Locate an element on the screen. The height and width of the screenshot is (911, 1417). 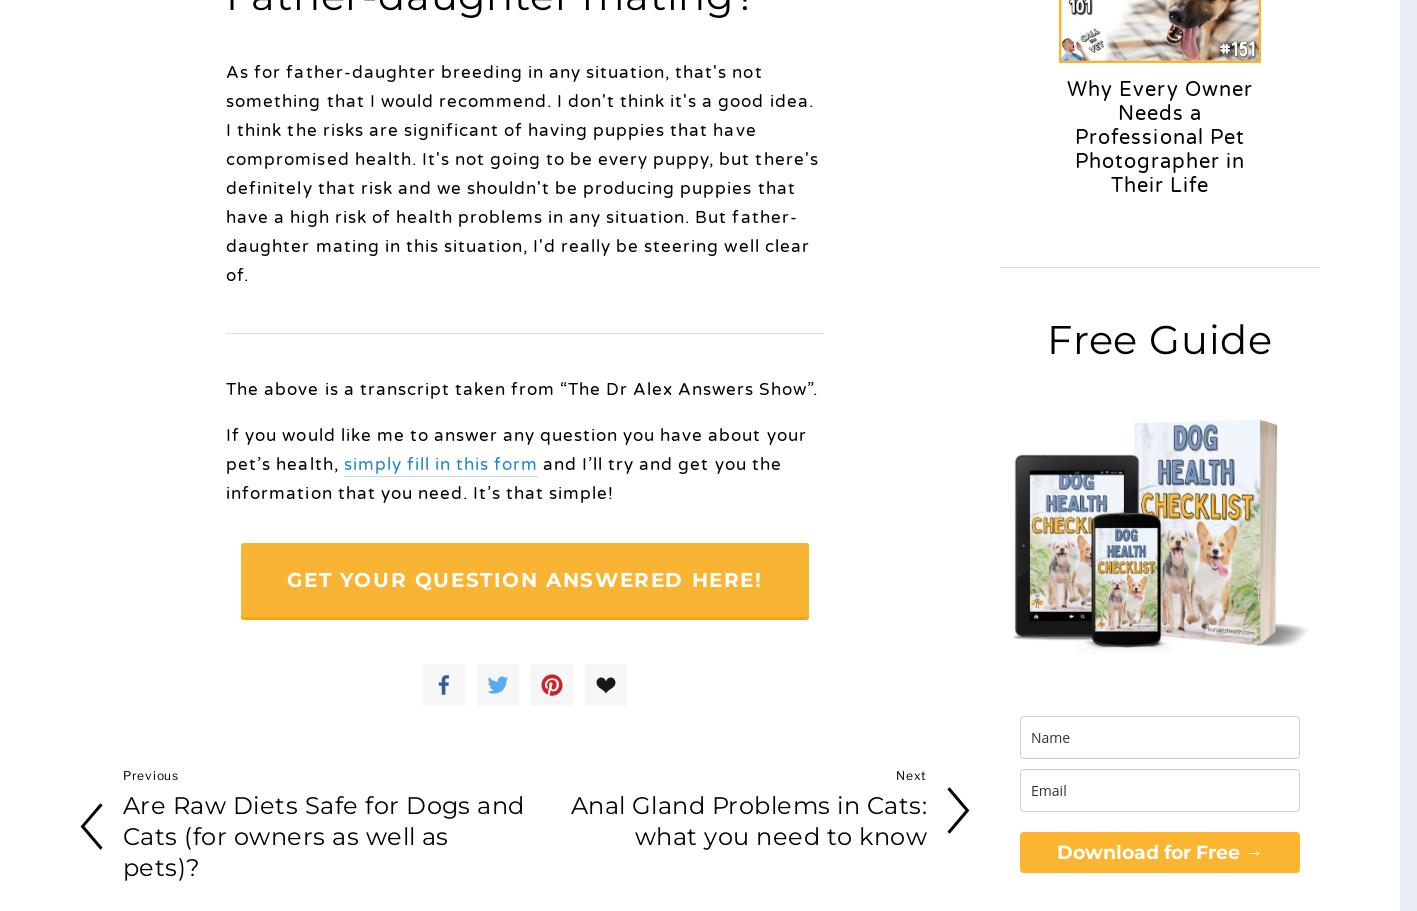
'Download for Free →' is located at coordinates (1158, 852).